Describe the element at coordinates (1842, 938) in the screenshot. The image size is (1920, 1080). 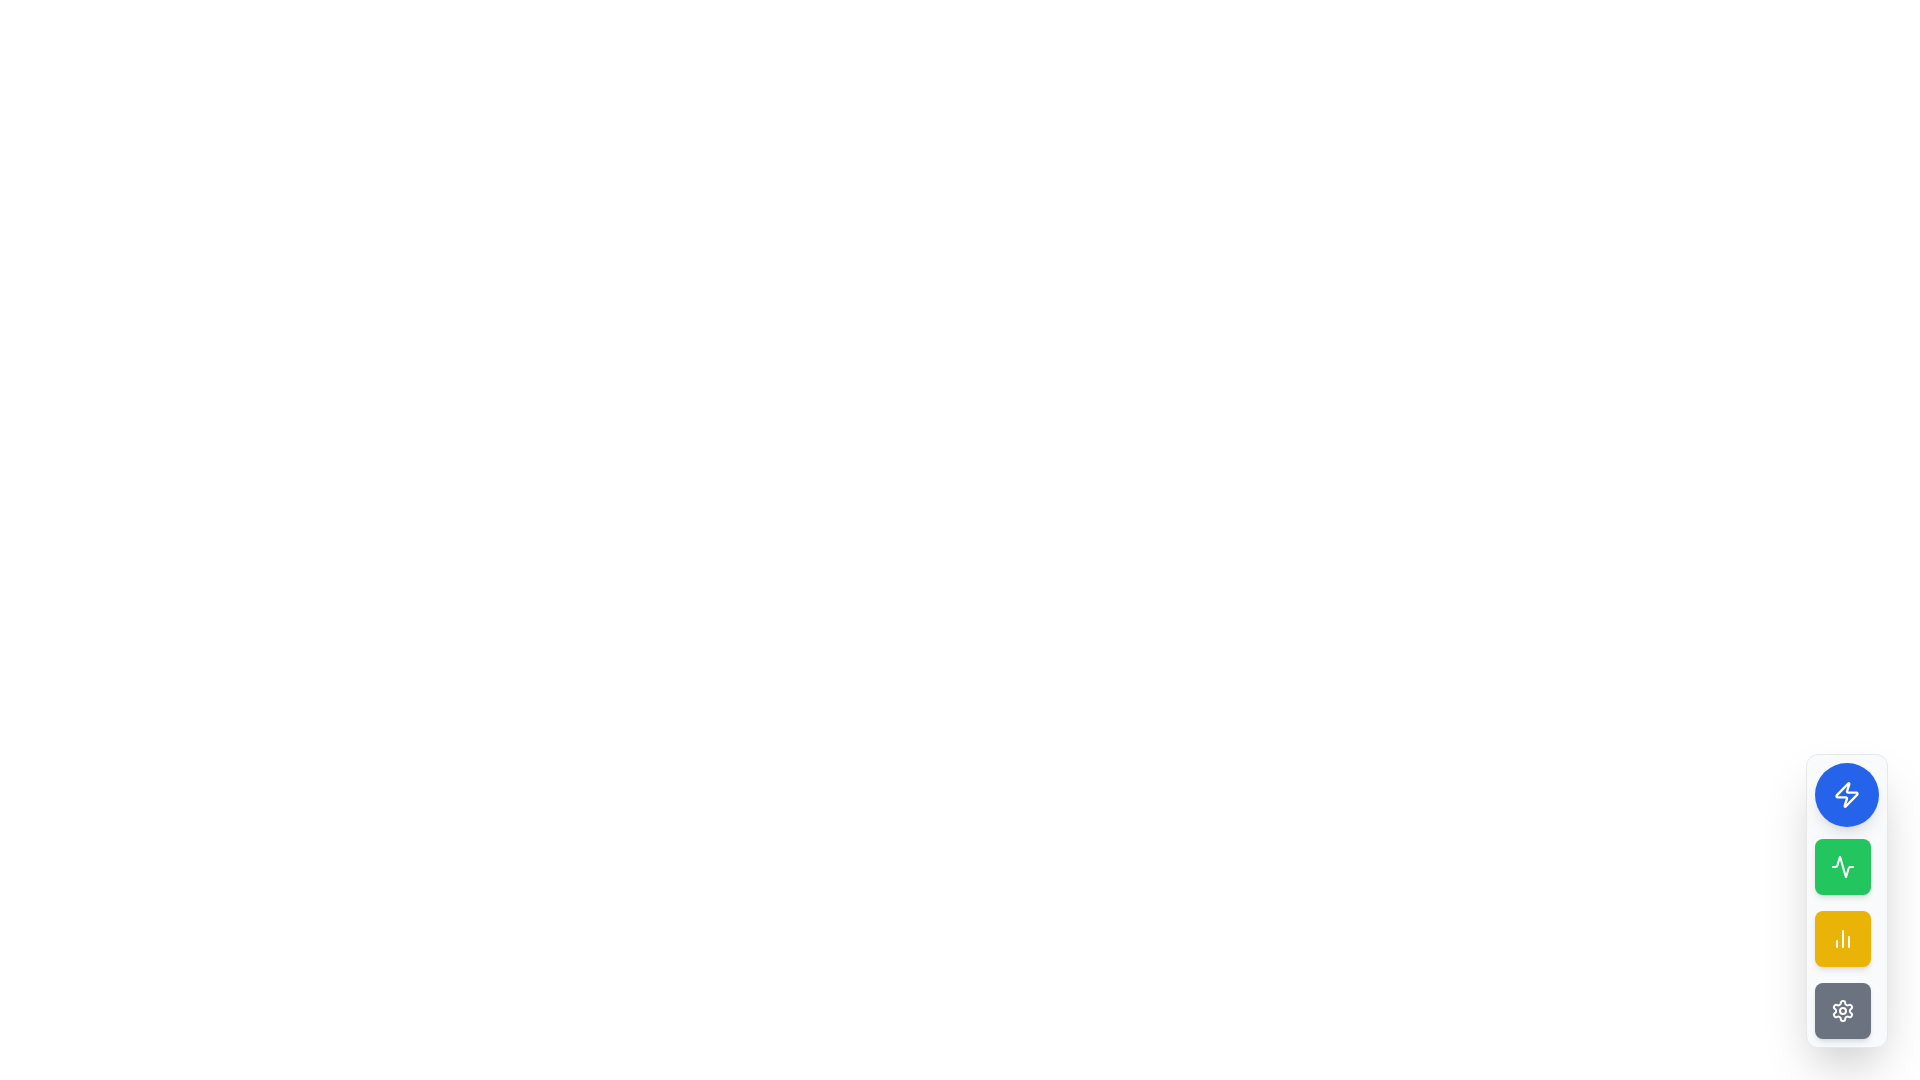
I see `the vertically aligned column chart icon, which is located in the middle of a yellow button` at that location.